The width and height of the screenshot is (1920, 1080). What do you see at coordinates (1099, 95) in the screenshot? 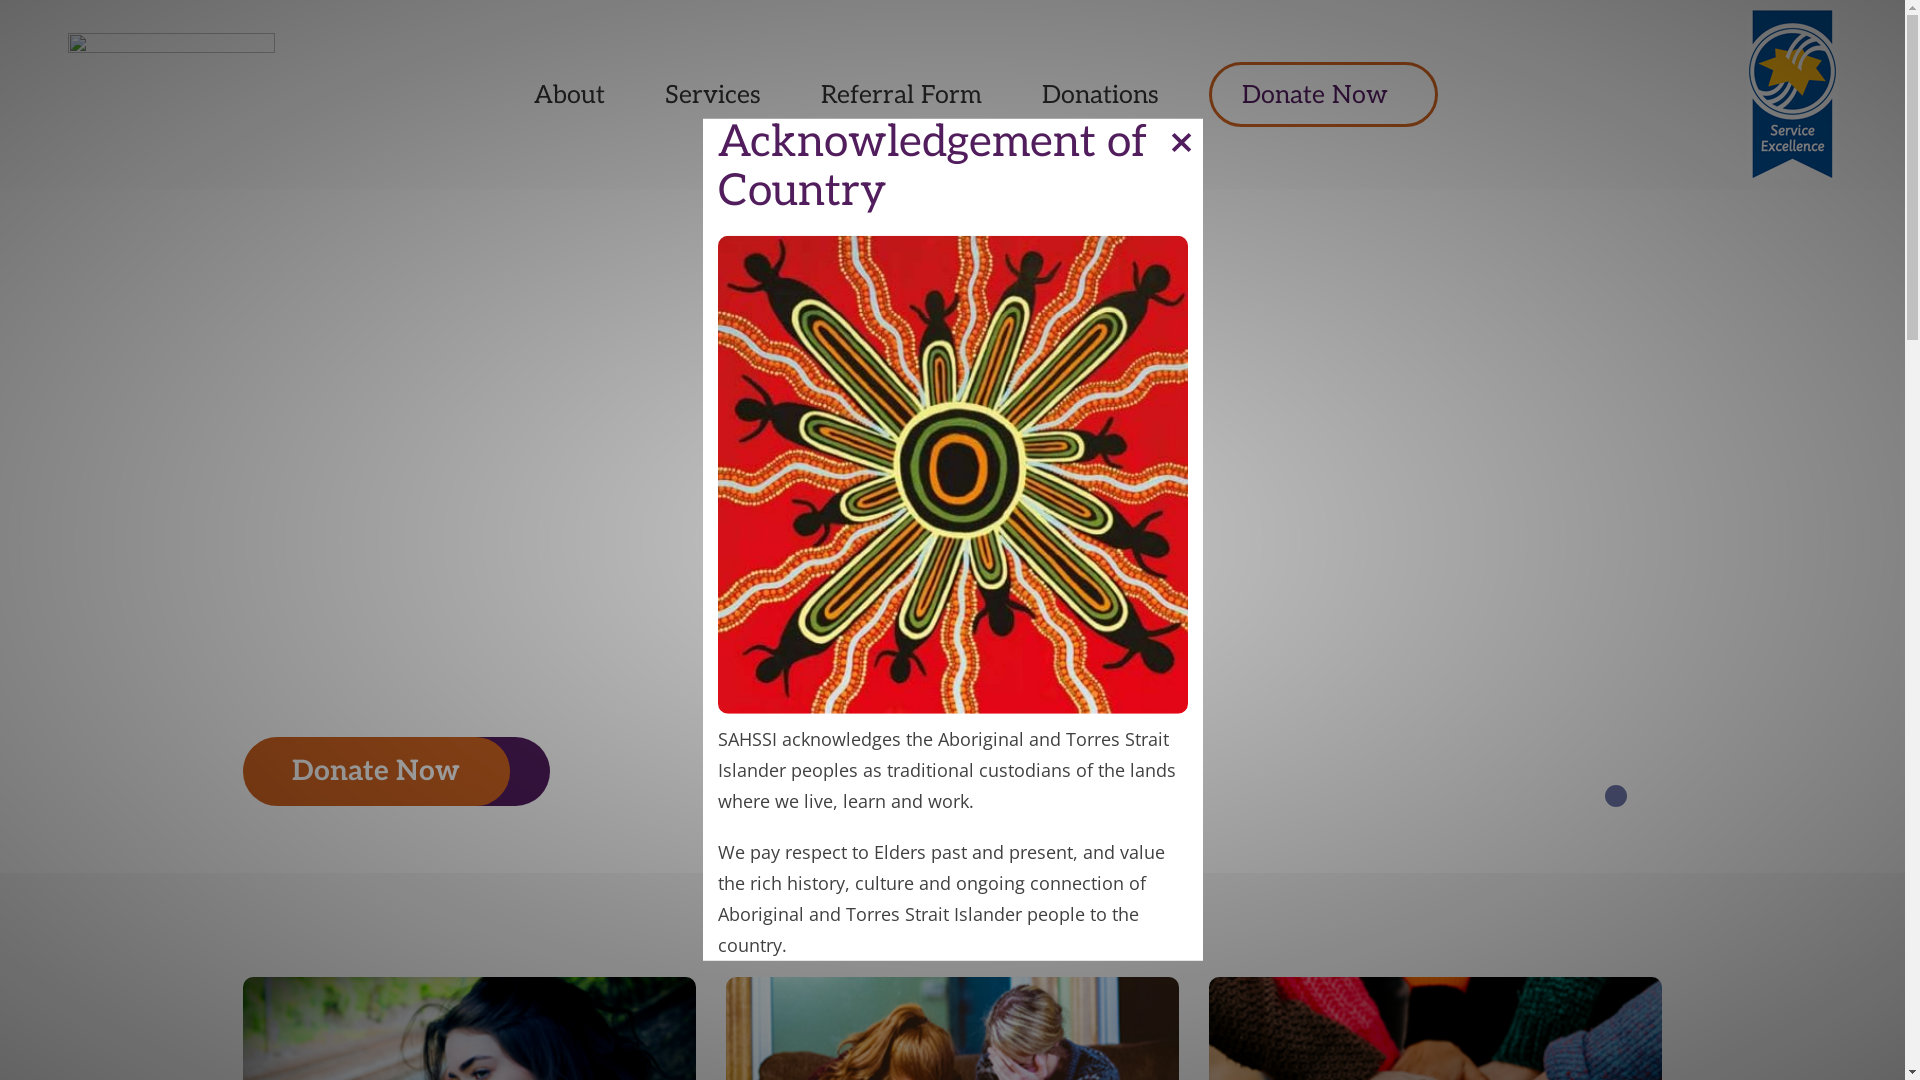
I see `'Donations'` at bounding box center [1099, 95].